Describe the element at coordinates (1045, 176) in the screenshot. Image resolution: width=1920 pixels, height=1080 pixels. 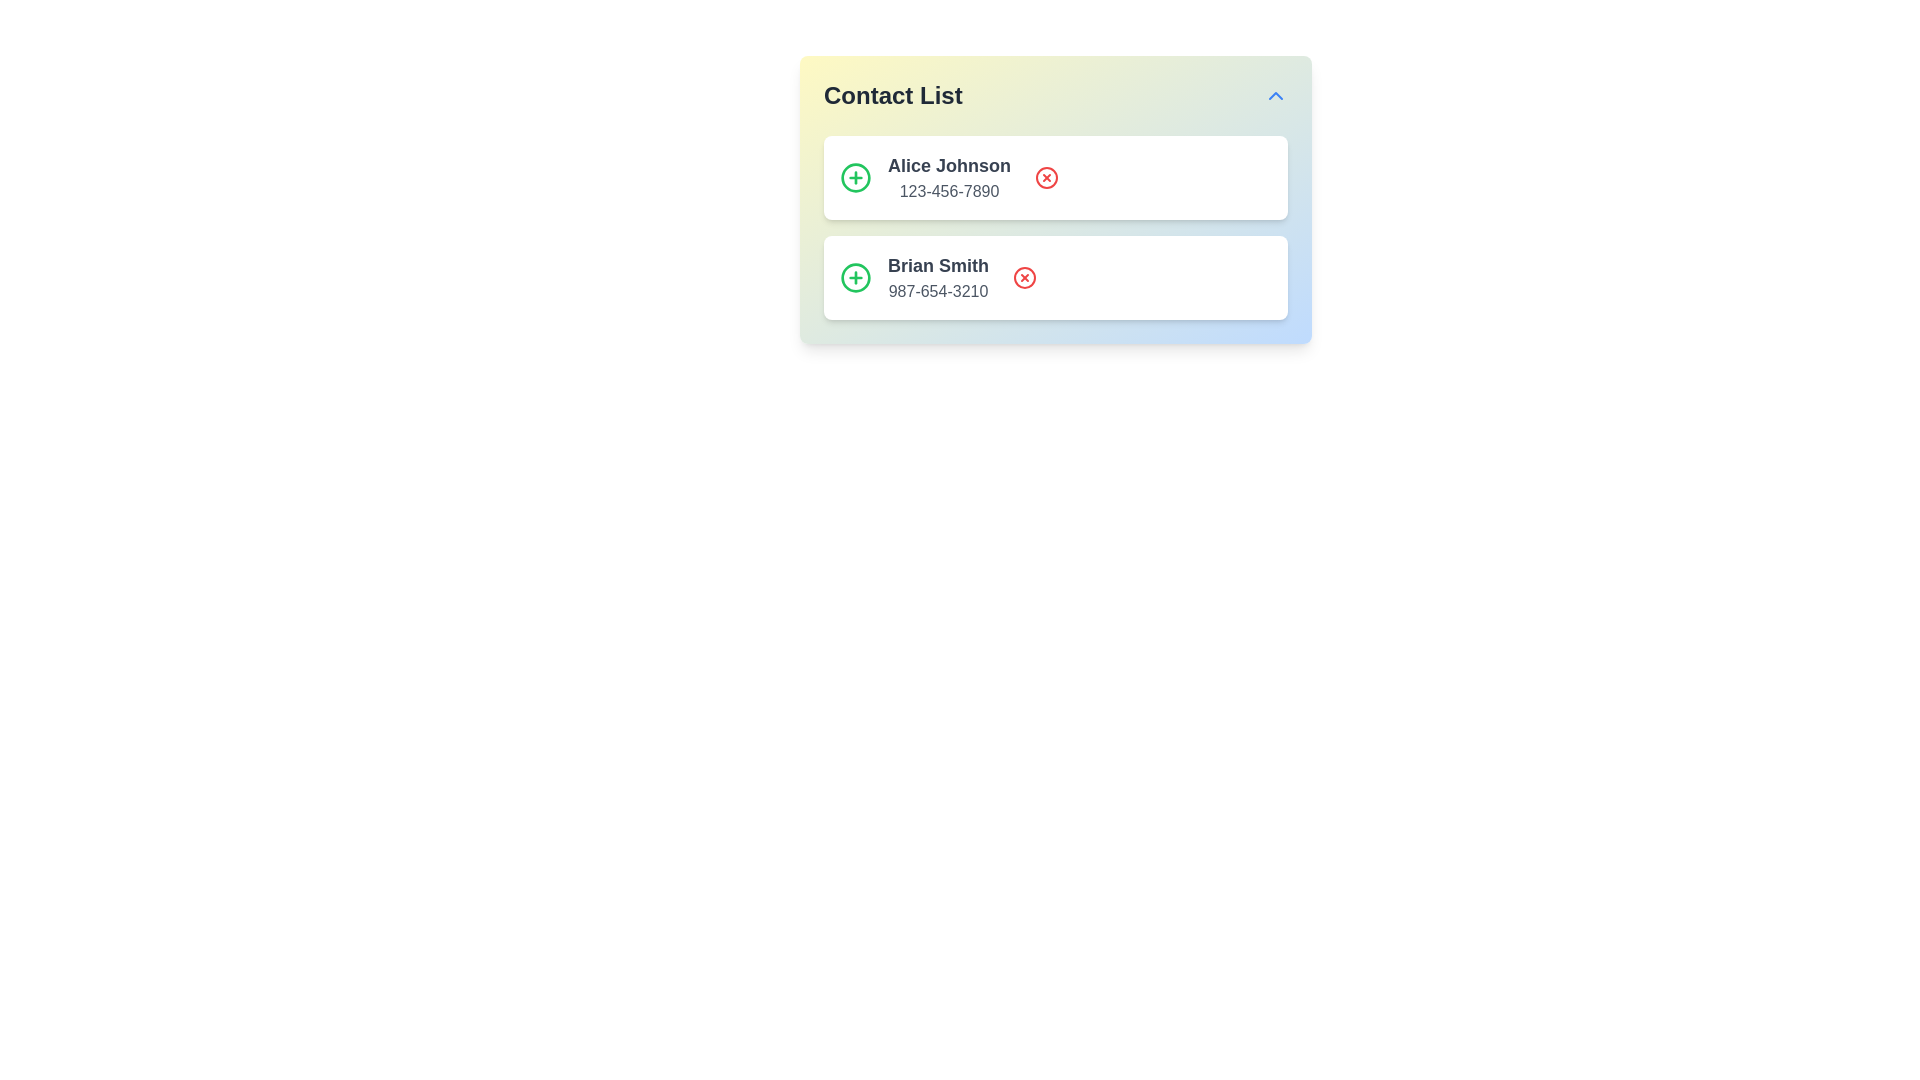
I see `the IconButton located in the top-right corner of Alice Johnson's card` at that location.